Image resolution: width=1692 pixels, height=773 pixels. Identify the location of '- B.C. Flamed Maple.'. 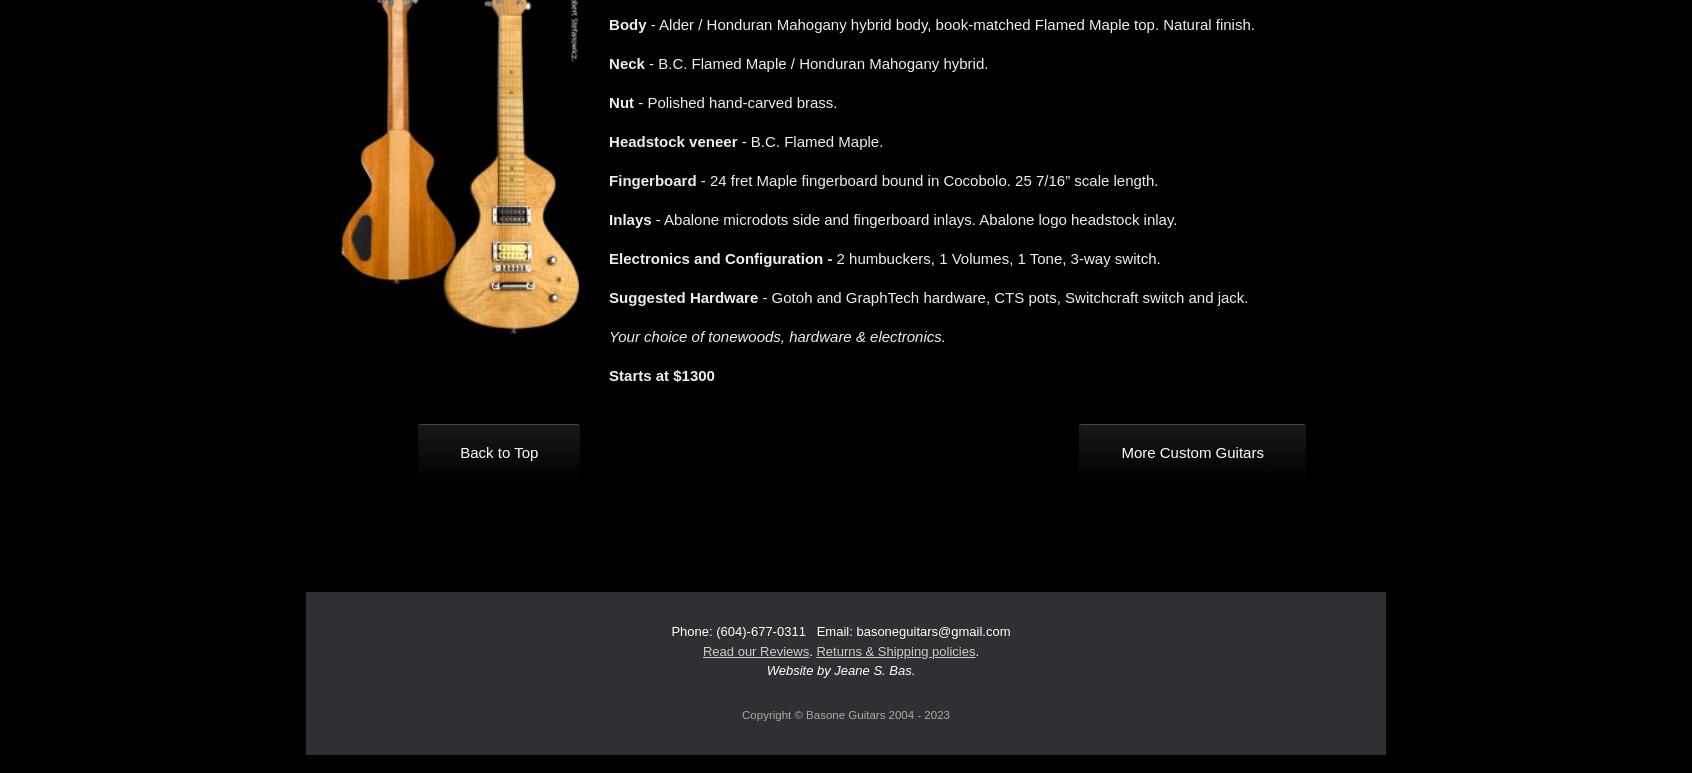
(809, 141).